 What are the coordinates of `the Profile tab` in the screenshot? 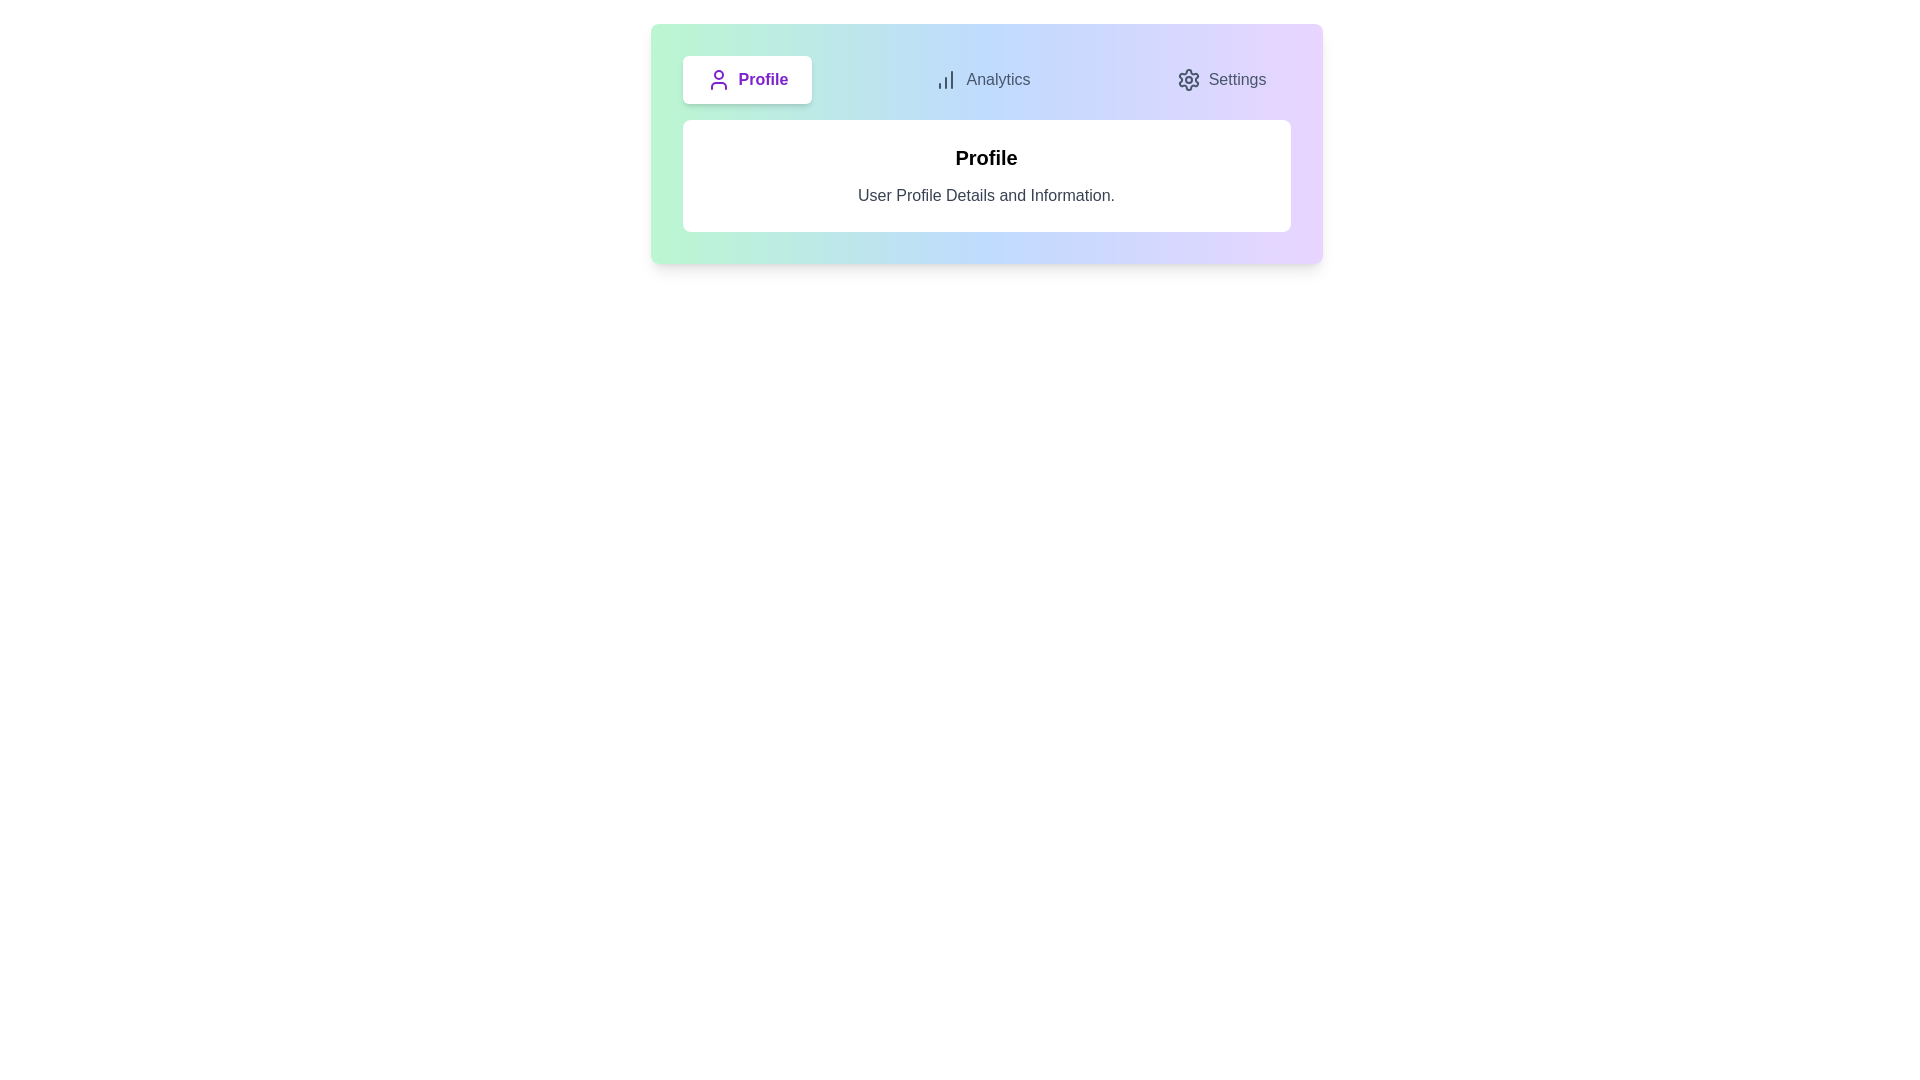 It's located at (746, 79).